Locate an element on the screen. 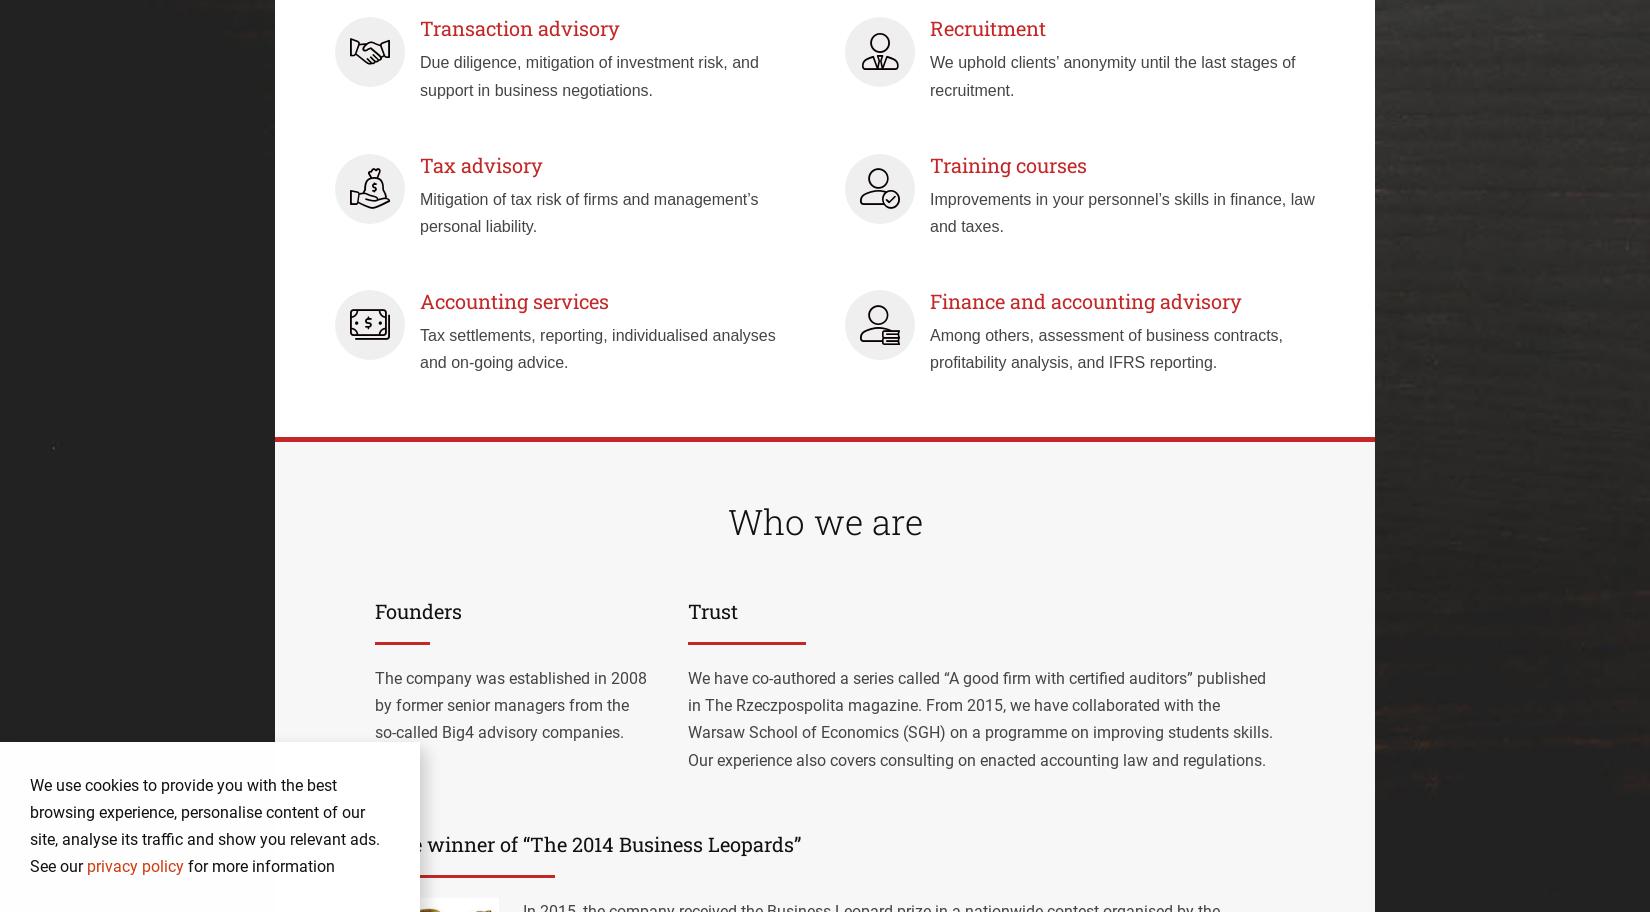 Image resolution: width=1650 pixels, height=912 pixels. 'We uphold clients’ anonymity until the last stages of recruitment.' is located at coordinates (929, 74).